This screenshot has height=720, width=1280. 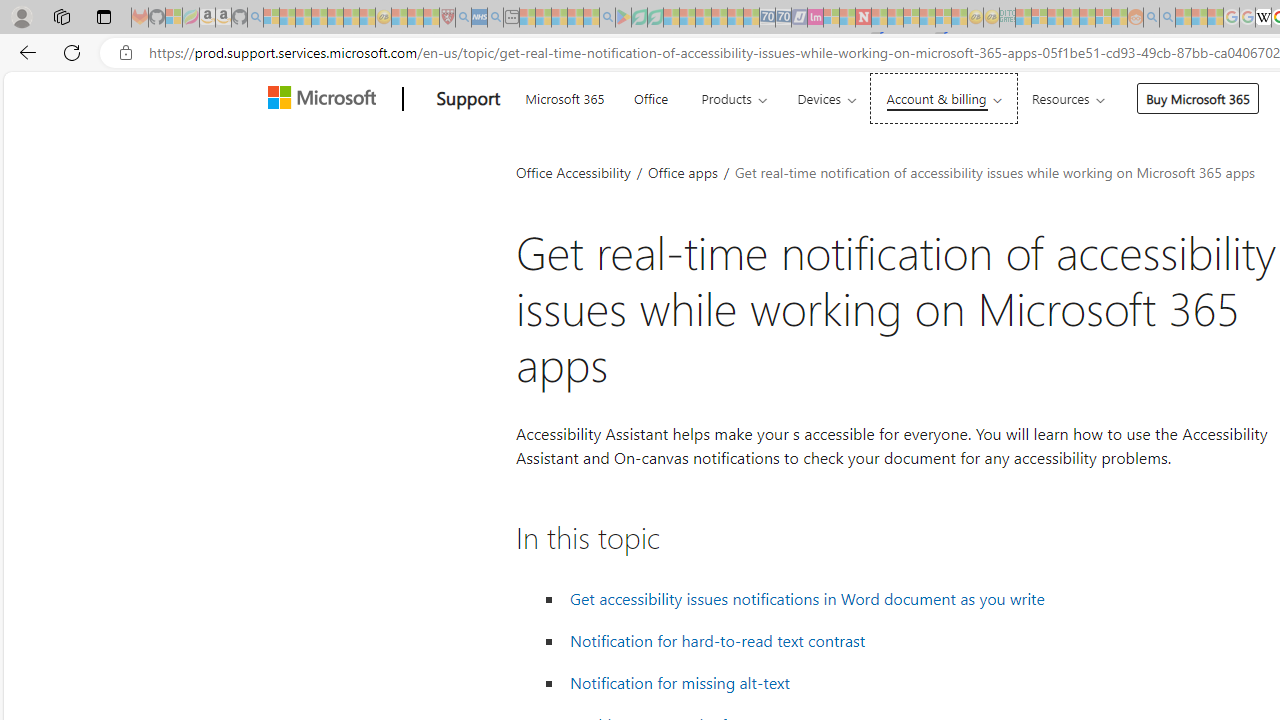 What do you see at coordinates (574, 17) in the screenshot?
I see `'Pets - MSN - Sleeping'` at bounding box center [574, 17].